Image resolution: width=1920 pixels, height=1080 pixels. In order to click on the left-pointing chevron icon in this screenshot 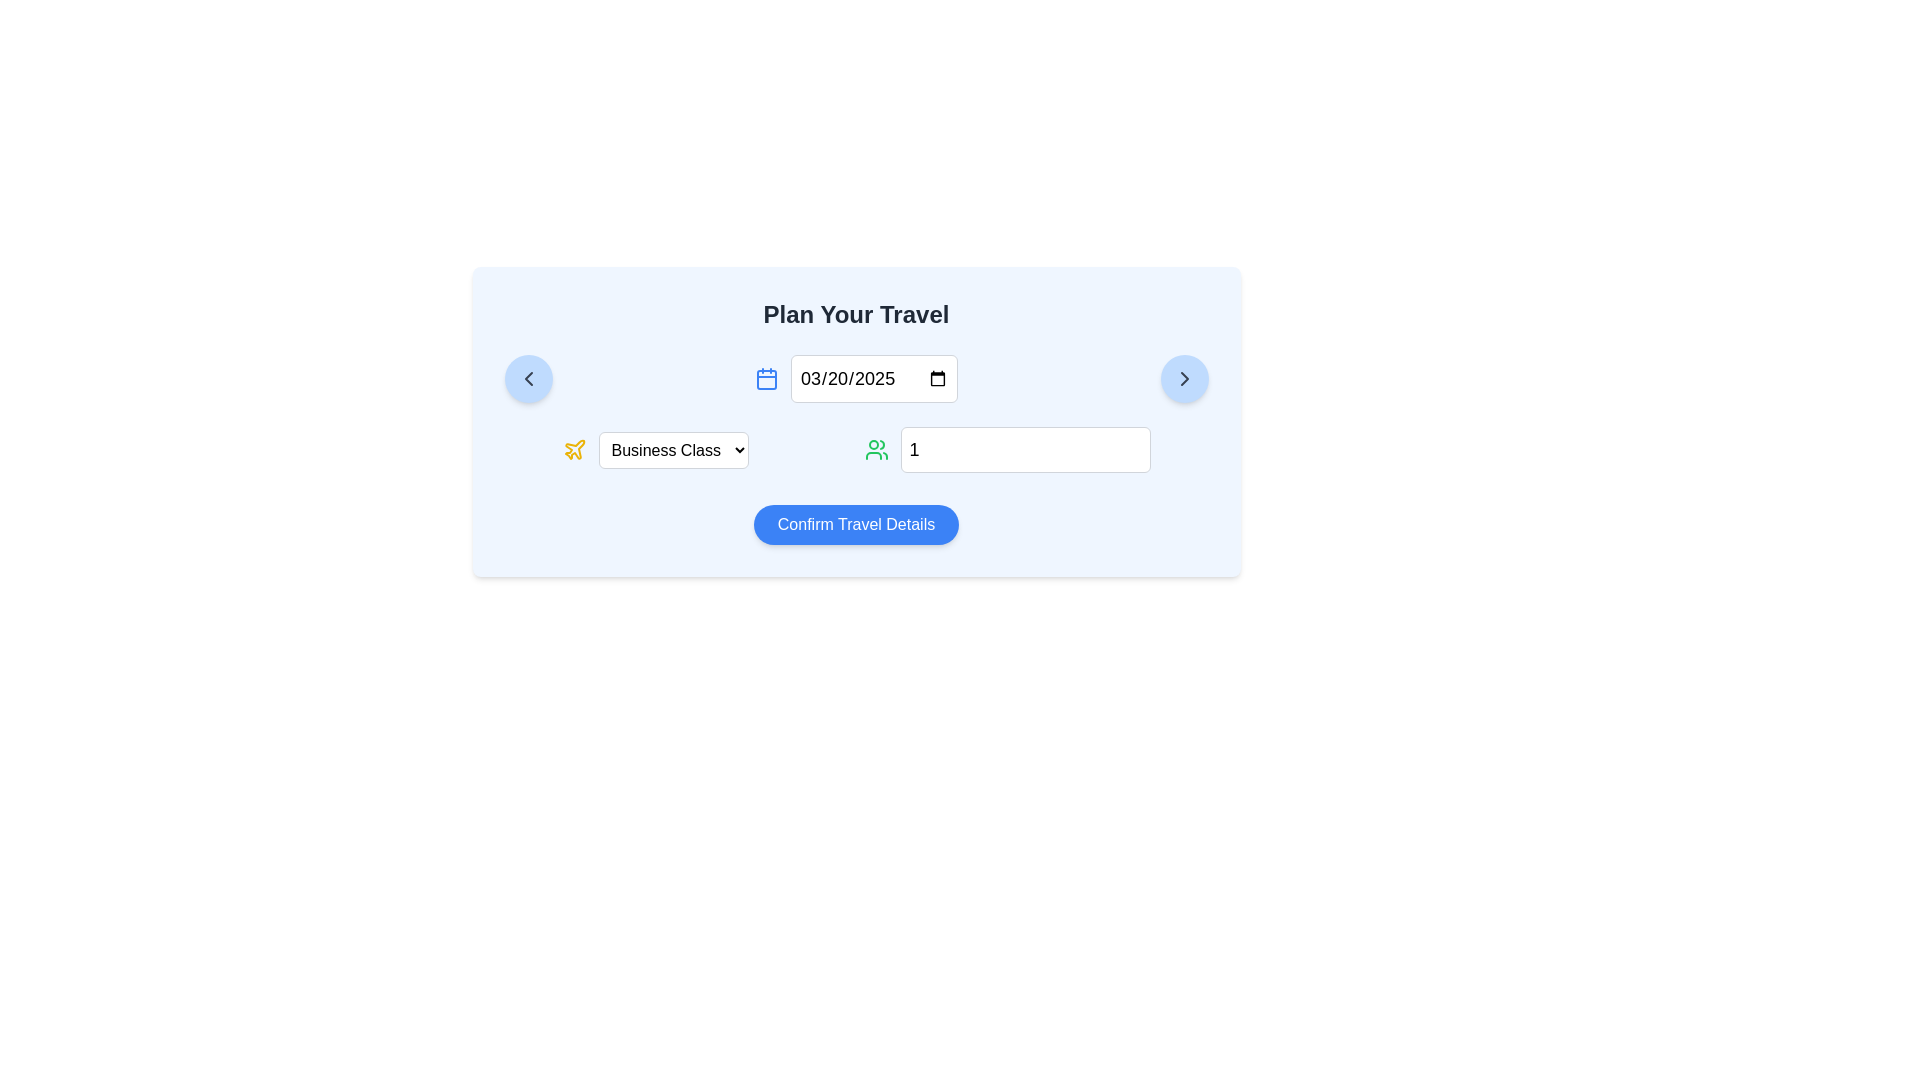, I will do `click(528, 378)`.